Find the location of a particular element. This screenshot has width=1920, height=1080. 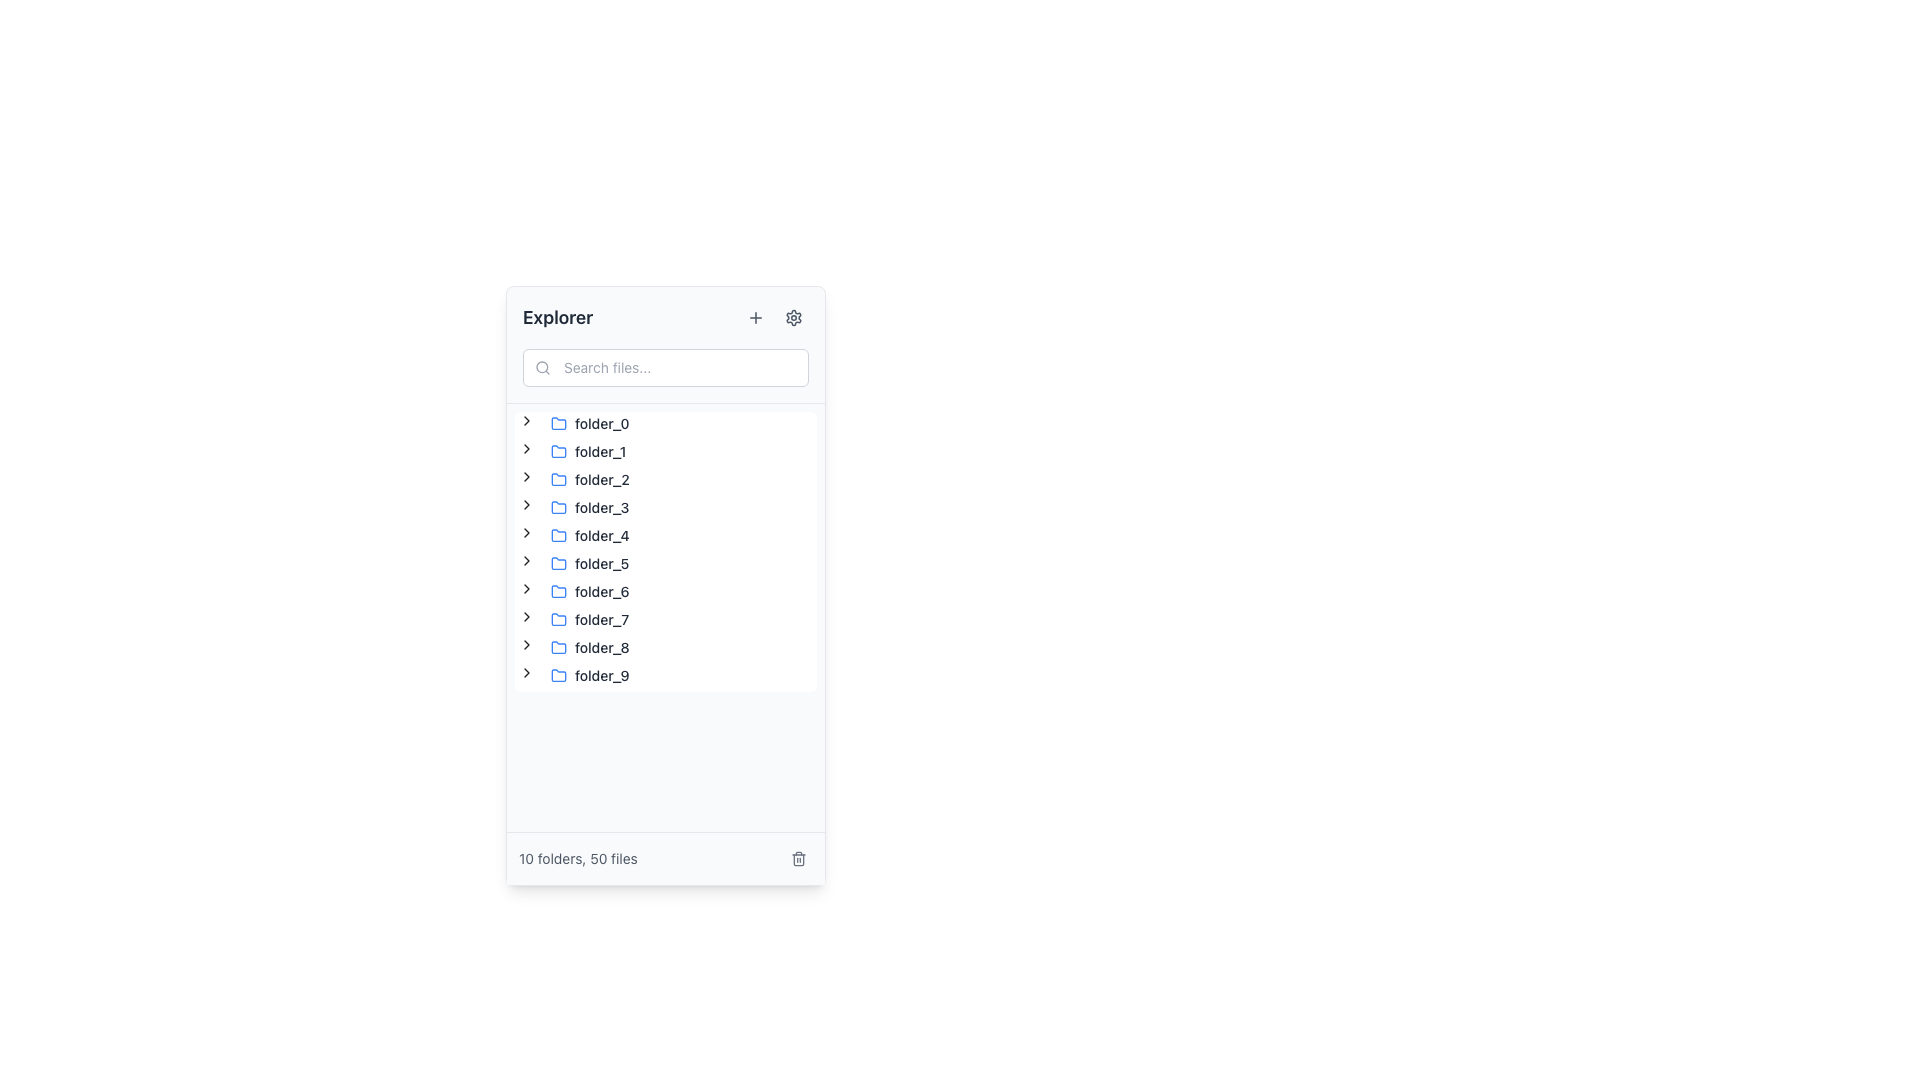

the text label for 'folder_1' is located at coordinates (599, 451).